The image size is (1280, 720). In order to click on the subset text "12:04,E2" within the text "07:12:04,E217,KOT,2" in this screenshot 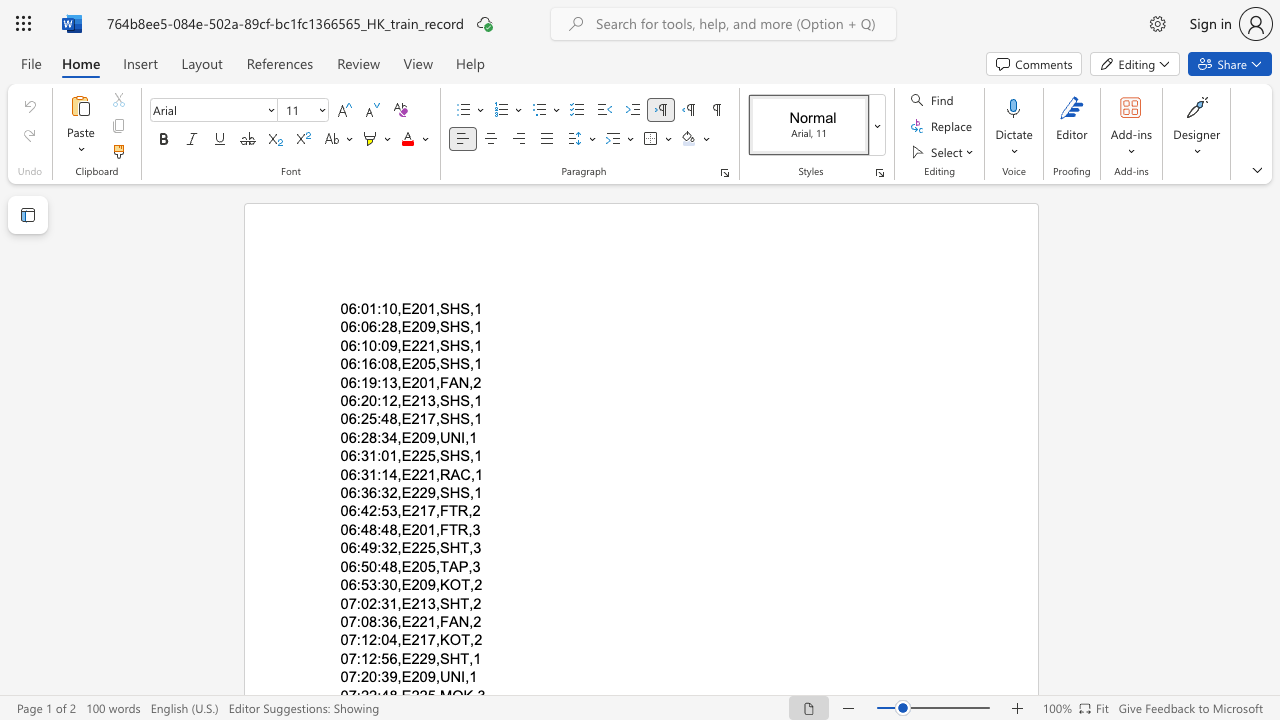, I will do `click(360, 640)`.